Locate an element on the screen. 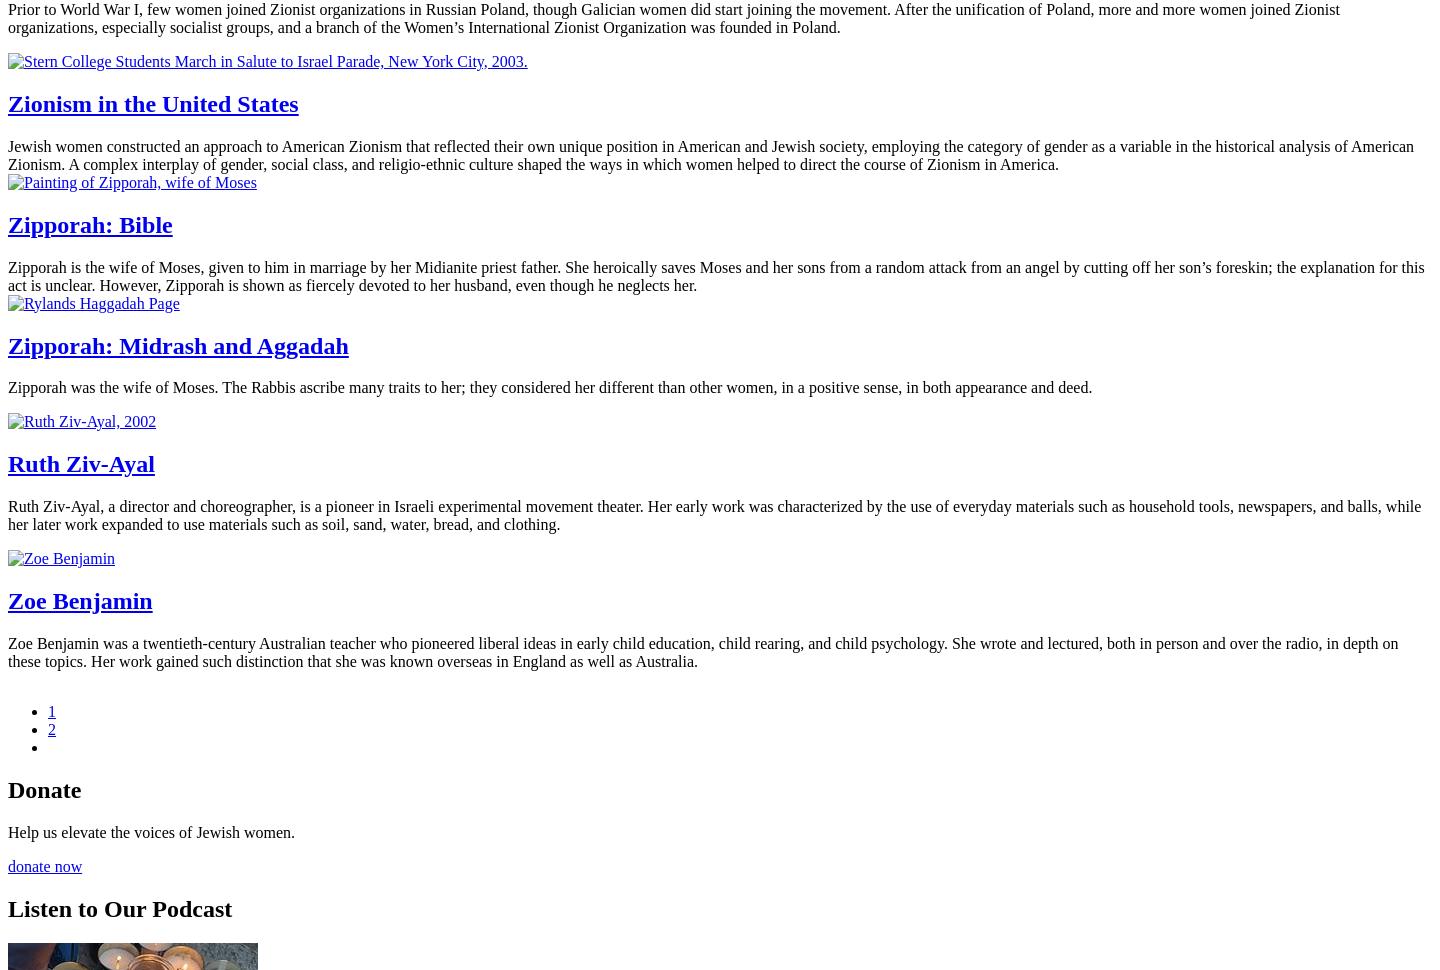  'Zionism in the United States' is located at coordinates (151, 103).